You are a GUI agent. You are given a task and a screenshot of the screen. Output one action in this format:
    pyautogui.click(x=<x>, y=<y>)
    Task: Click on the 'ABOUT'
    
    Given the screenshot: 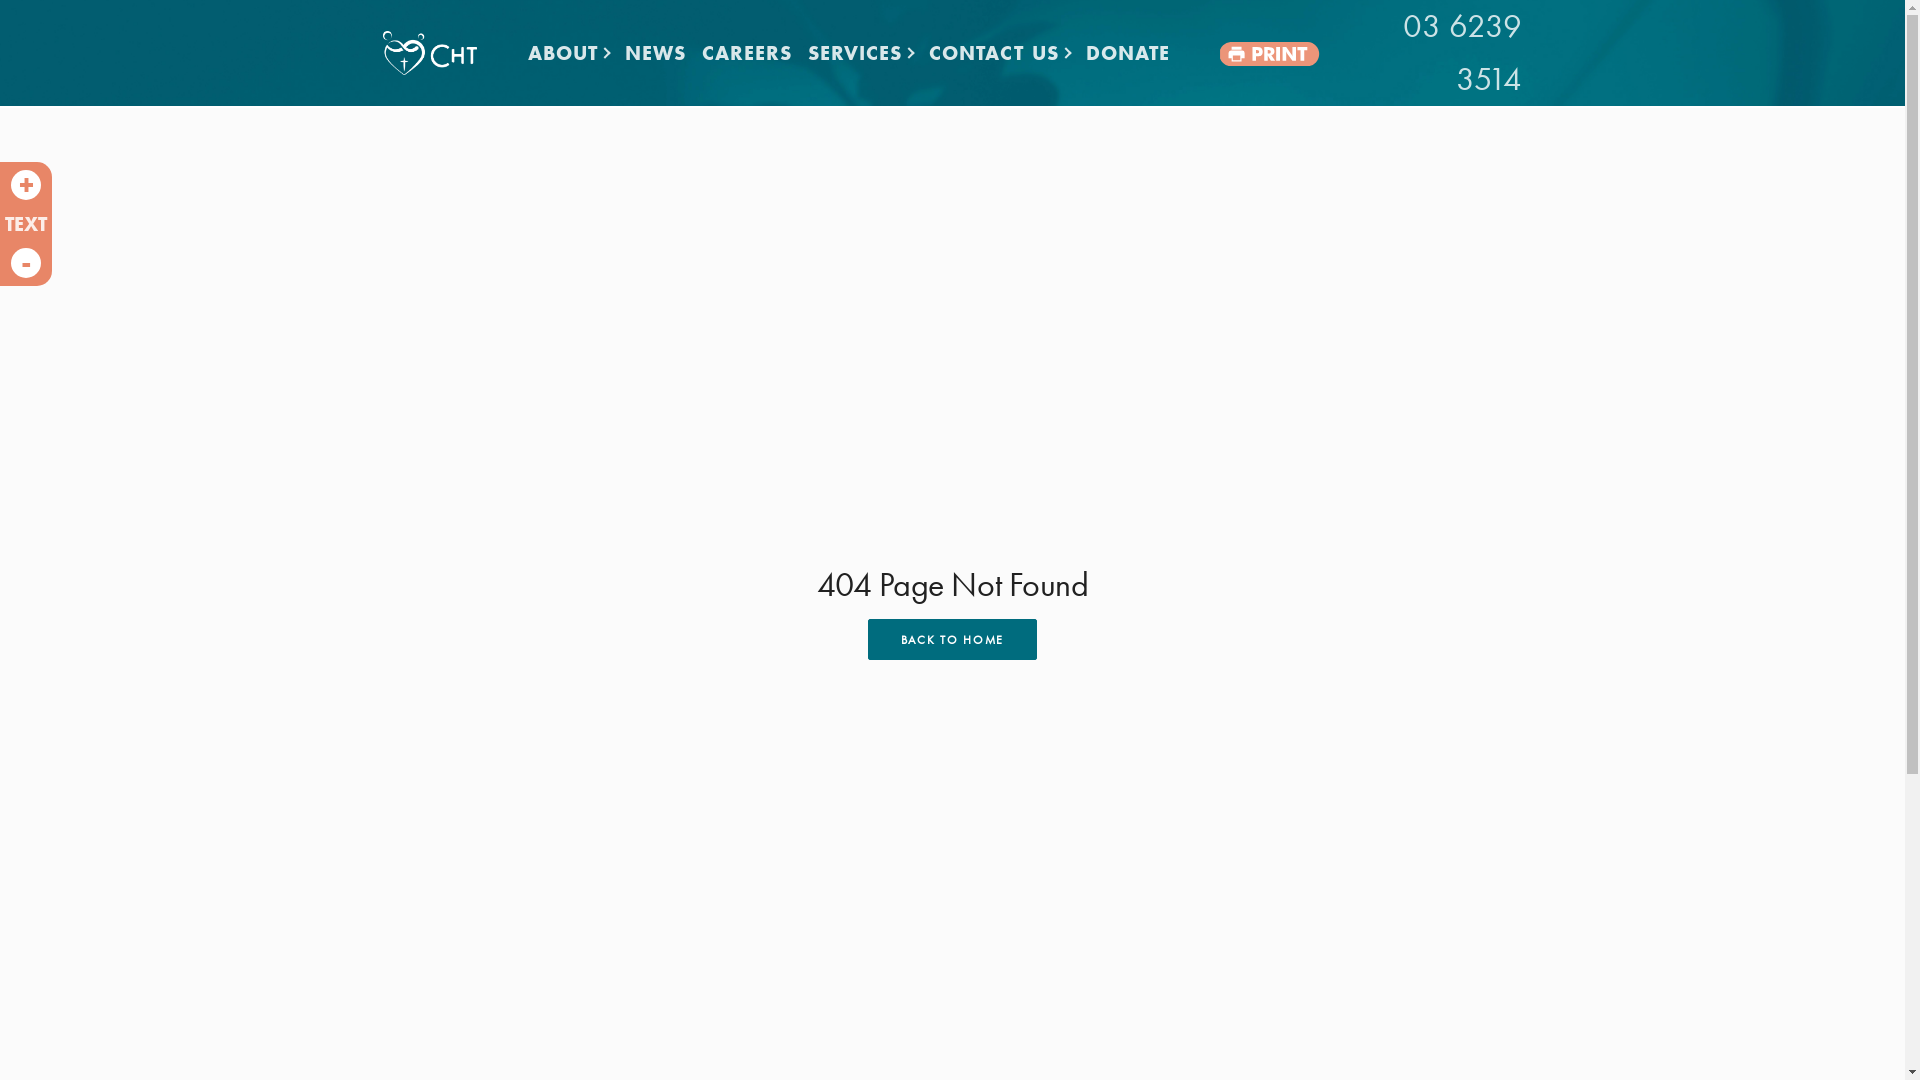 What is the action you would take?
    pyautogui.click(x=519, y=52)
    